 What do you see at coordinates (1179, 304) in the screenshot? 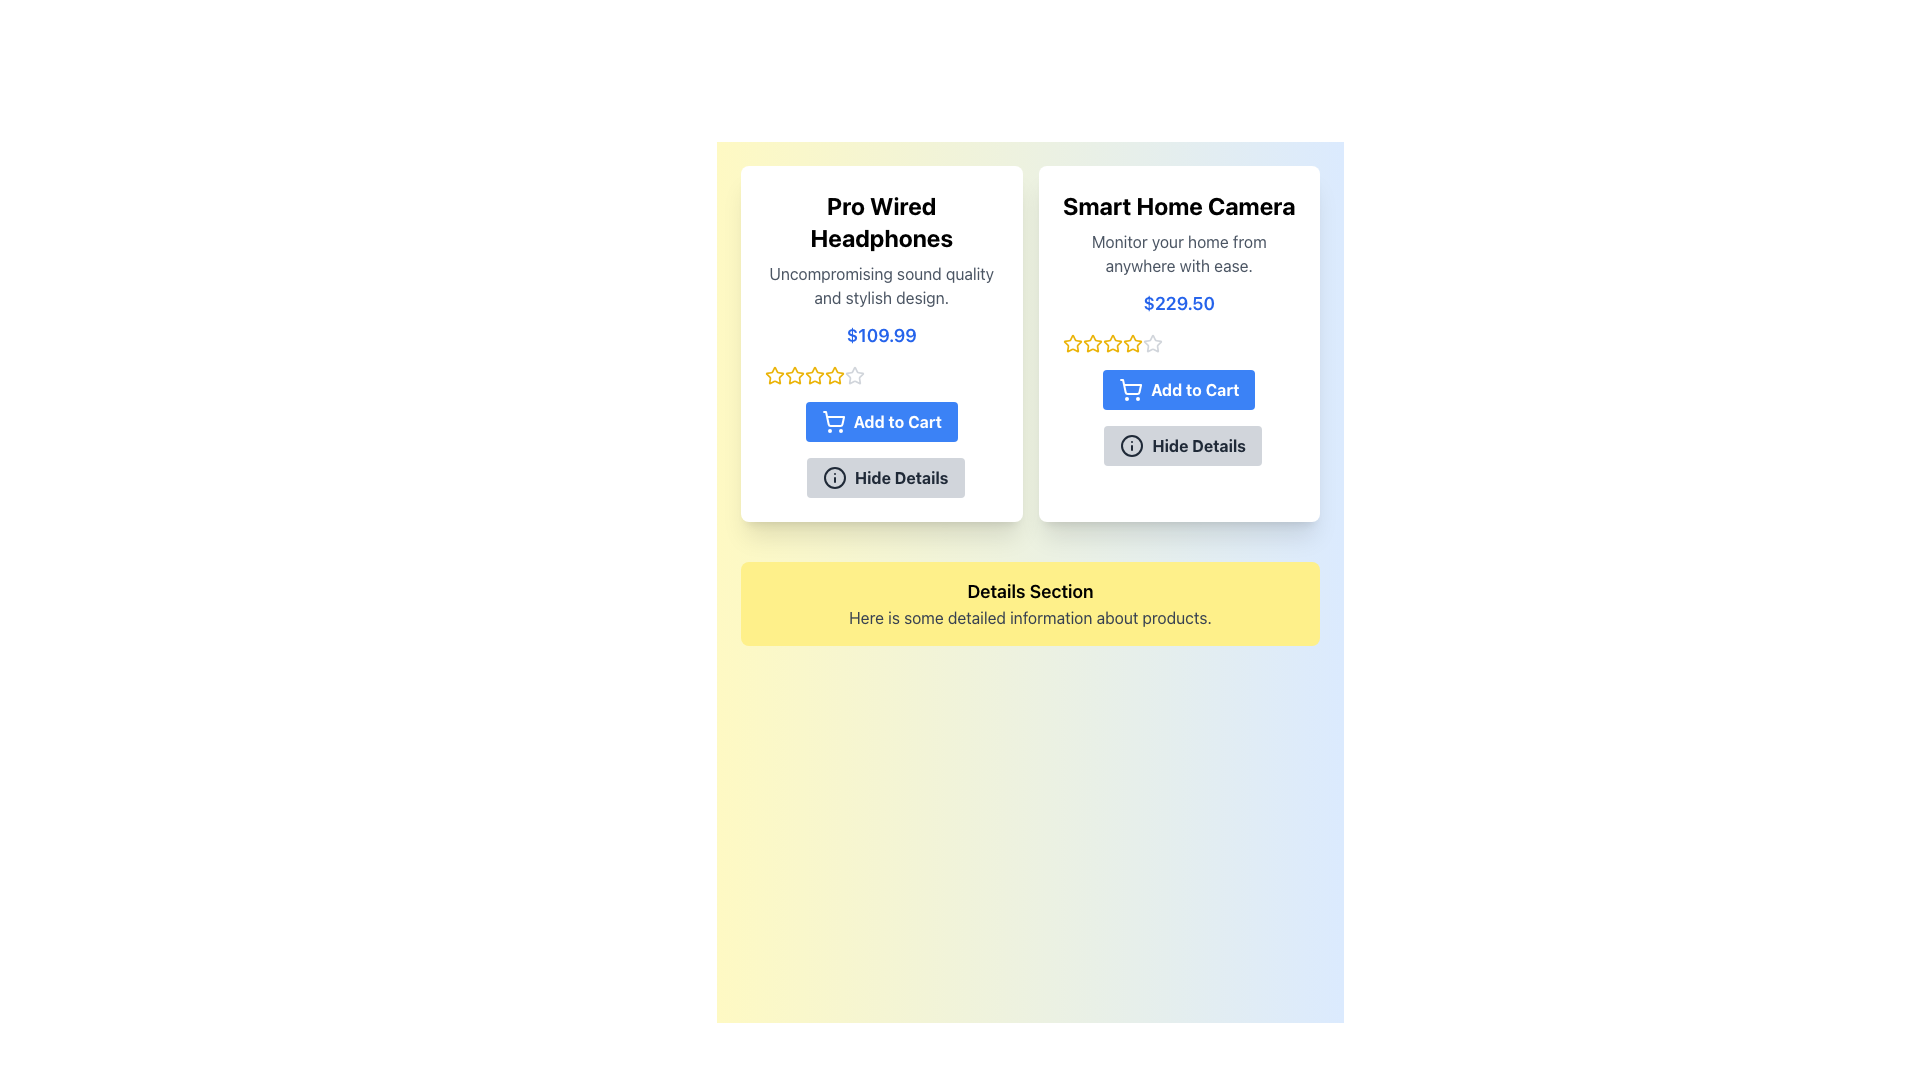
I see `price displayed in the Text Label located below the product description of the 'Smart Home Camera' and above the rating section` at bounding box center [1179, 304].